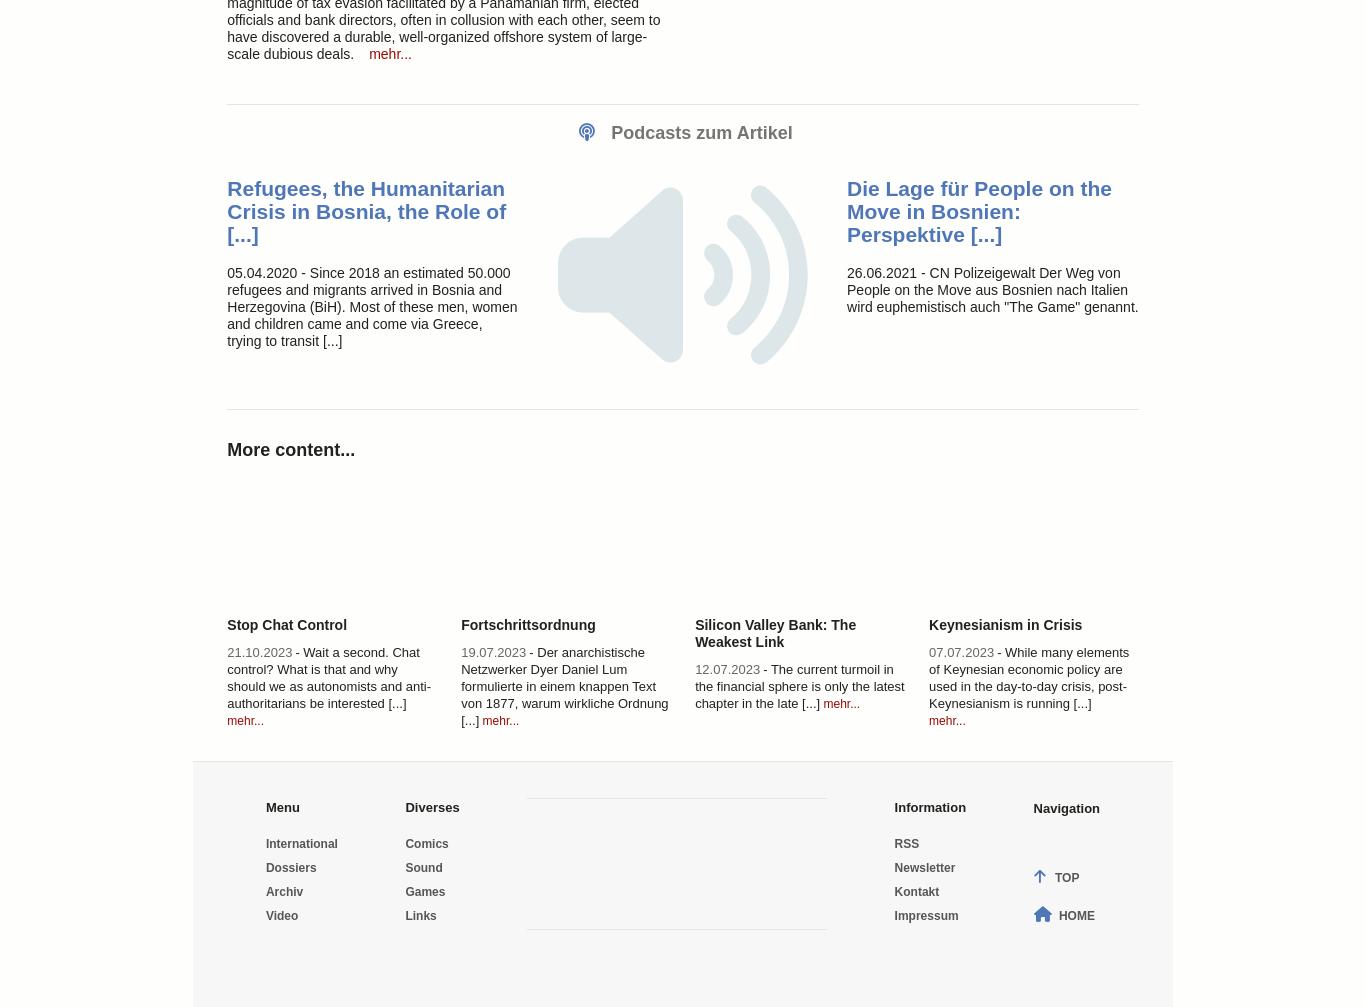  What do you see at coordinates (286, 623) in the screenshot?
I see `'Stop Chat Control'` at bounding box center [286, 623].